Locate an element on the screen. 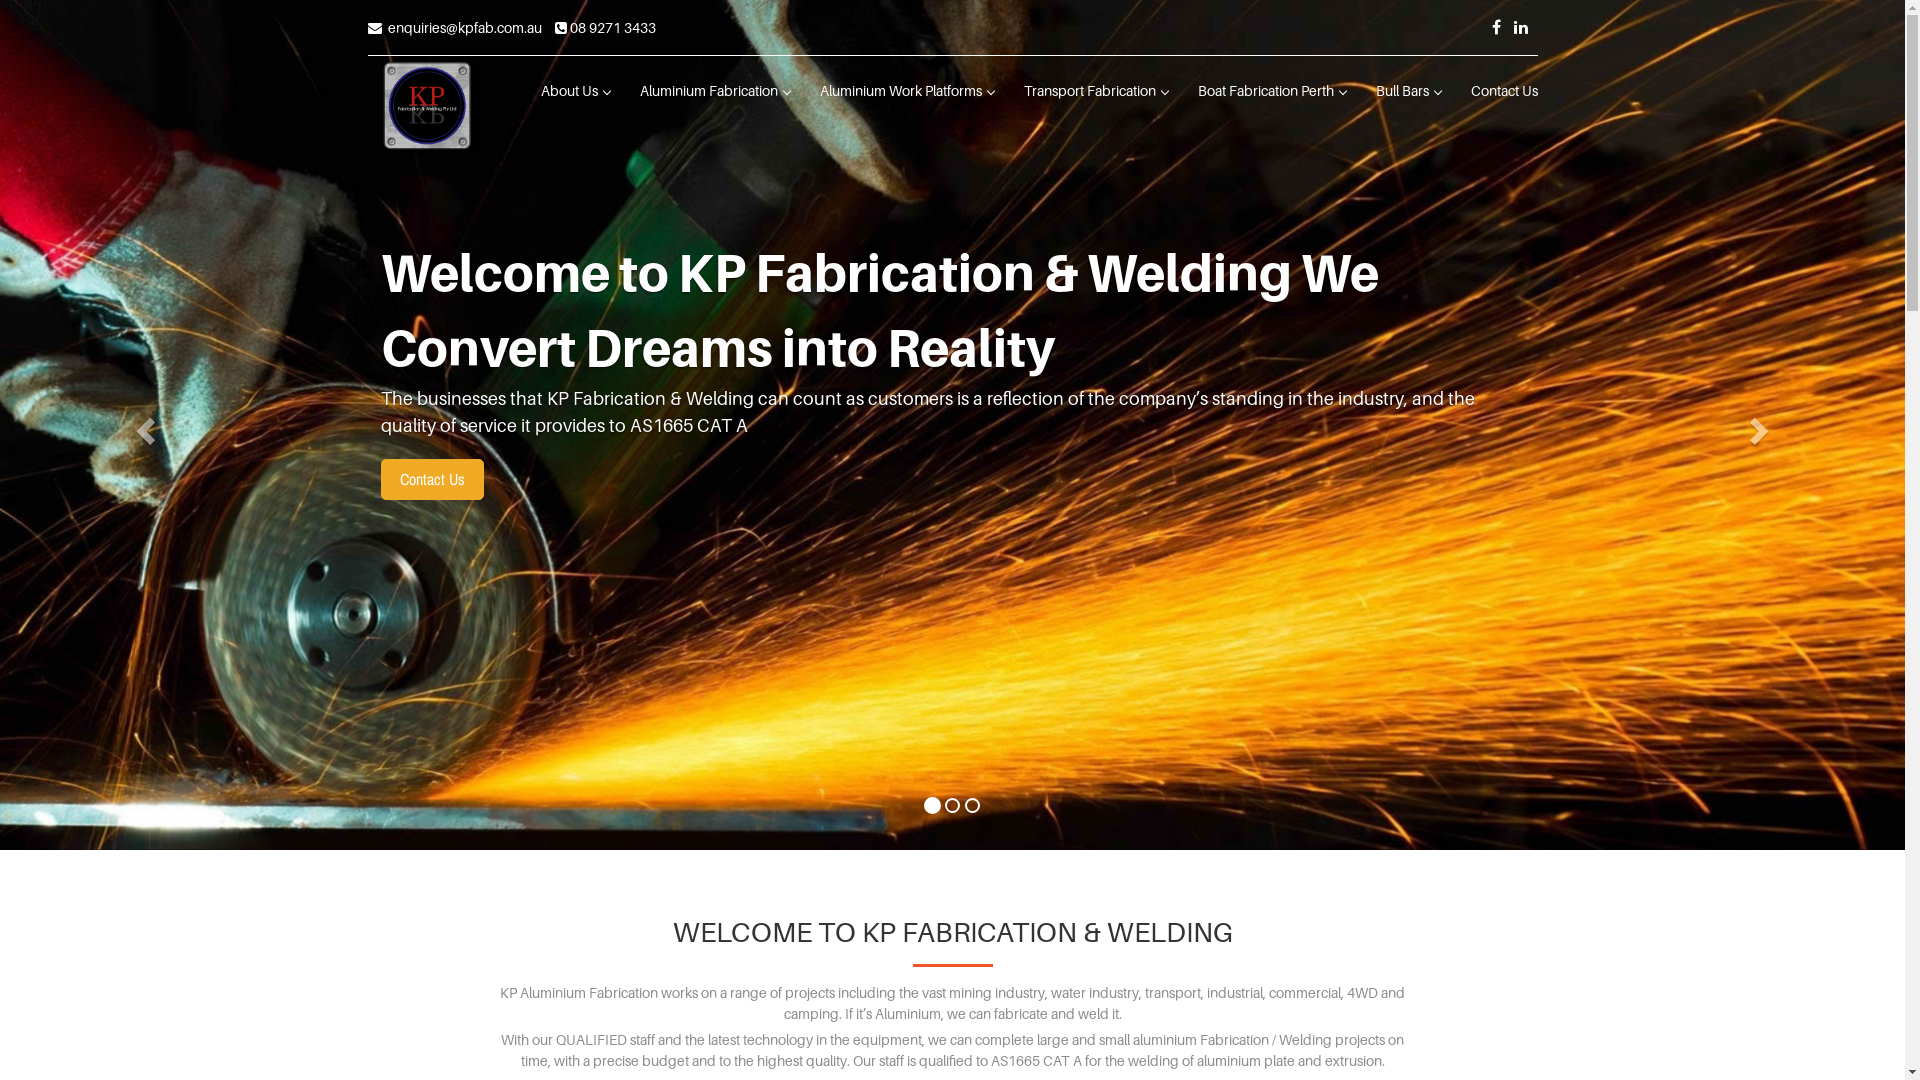  'Transport Fabrication' is located at coordinates (1093, 91).